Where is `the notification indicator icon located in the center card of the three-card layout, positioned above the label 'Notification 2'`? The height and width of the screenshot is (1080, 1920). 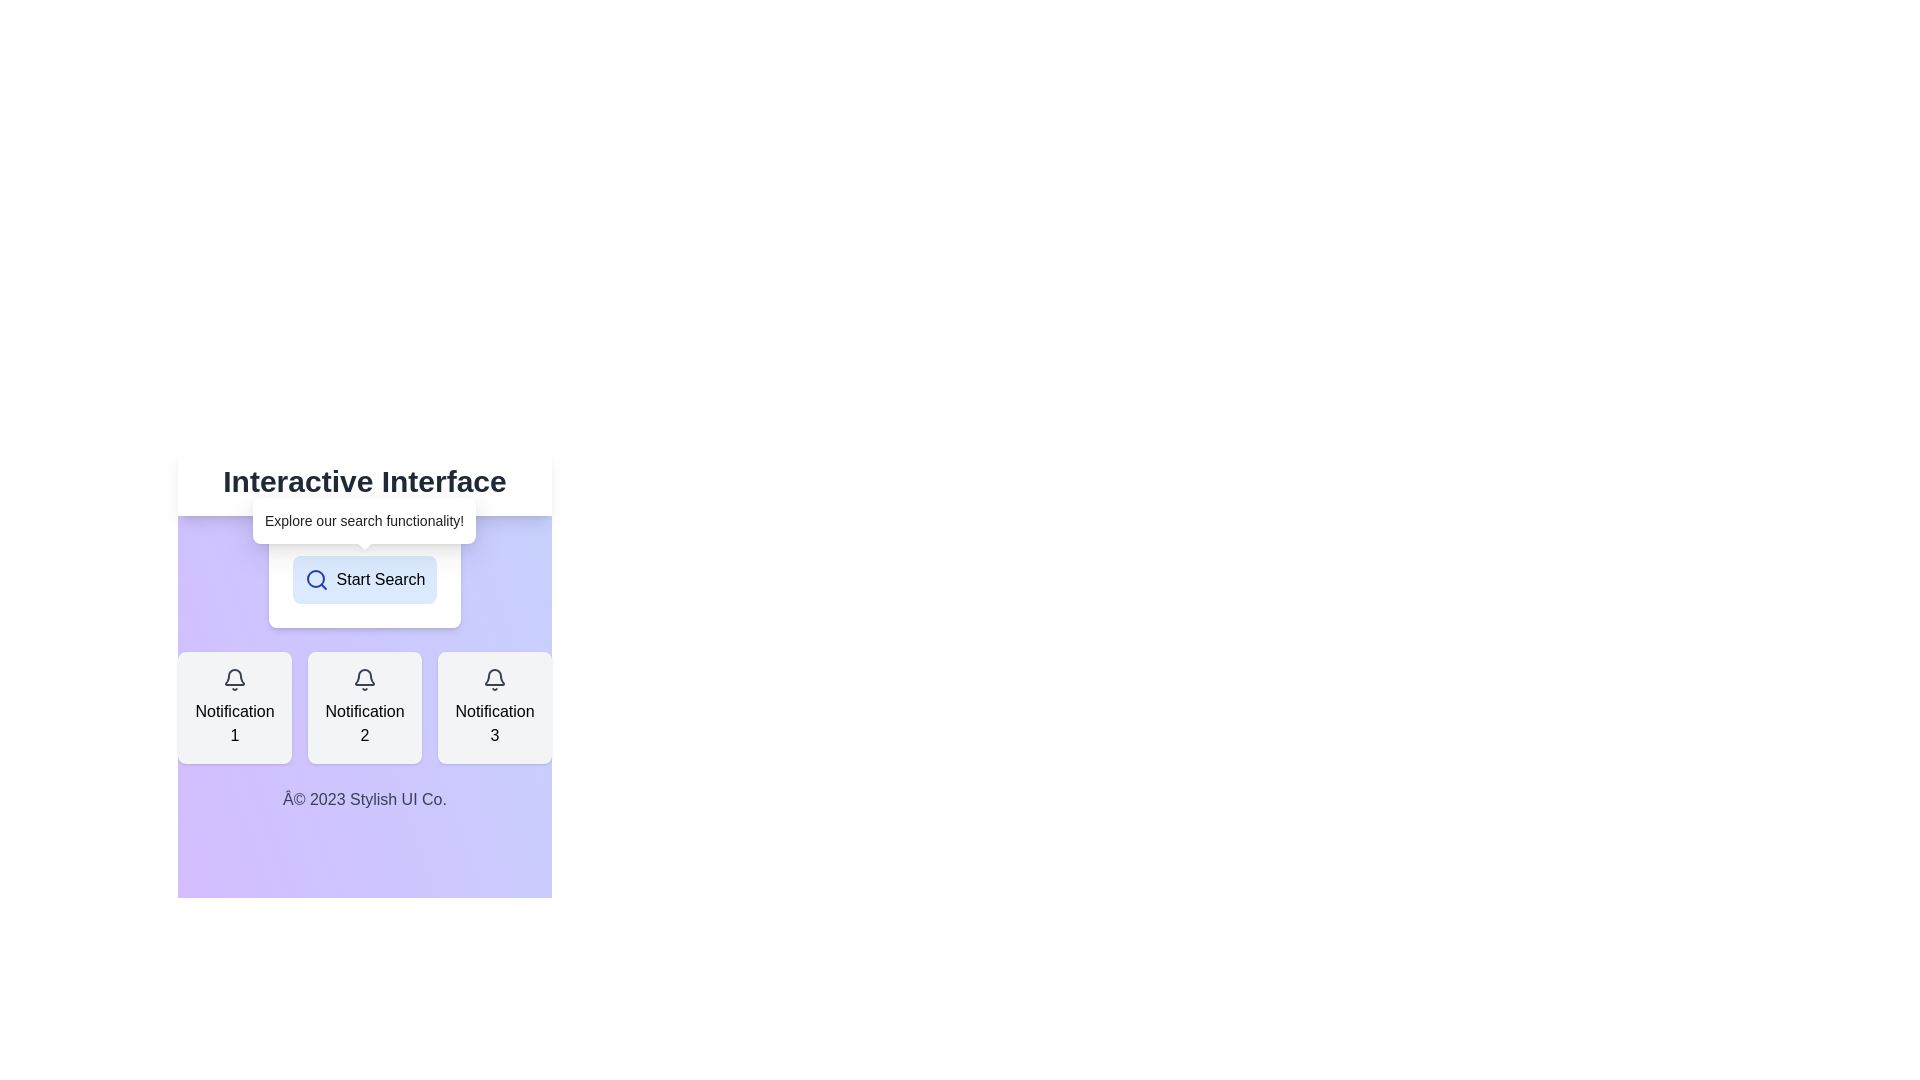 the notification indicator icon located in the center card of the three-card layout, positioned above the label 'Notification 2' is located at coordinates (364, 678).